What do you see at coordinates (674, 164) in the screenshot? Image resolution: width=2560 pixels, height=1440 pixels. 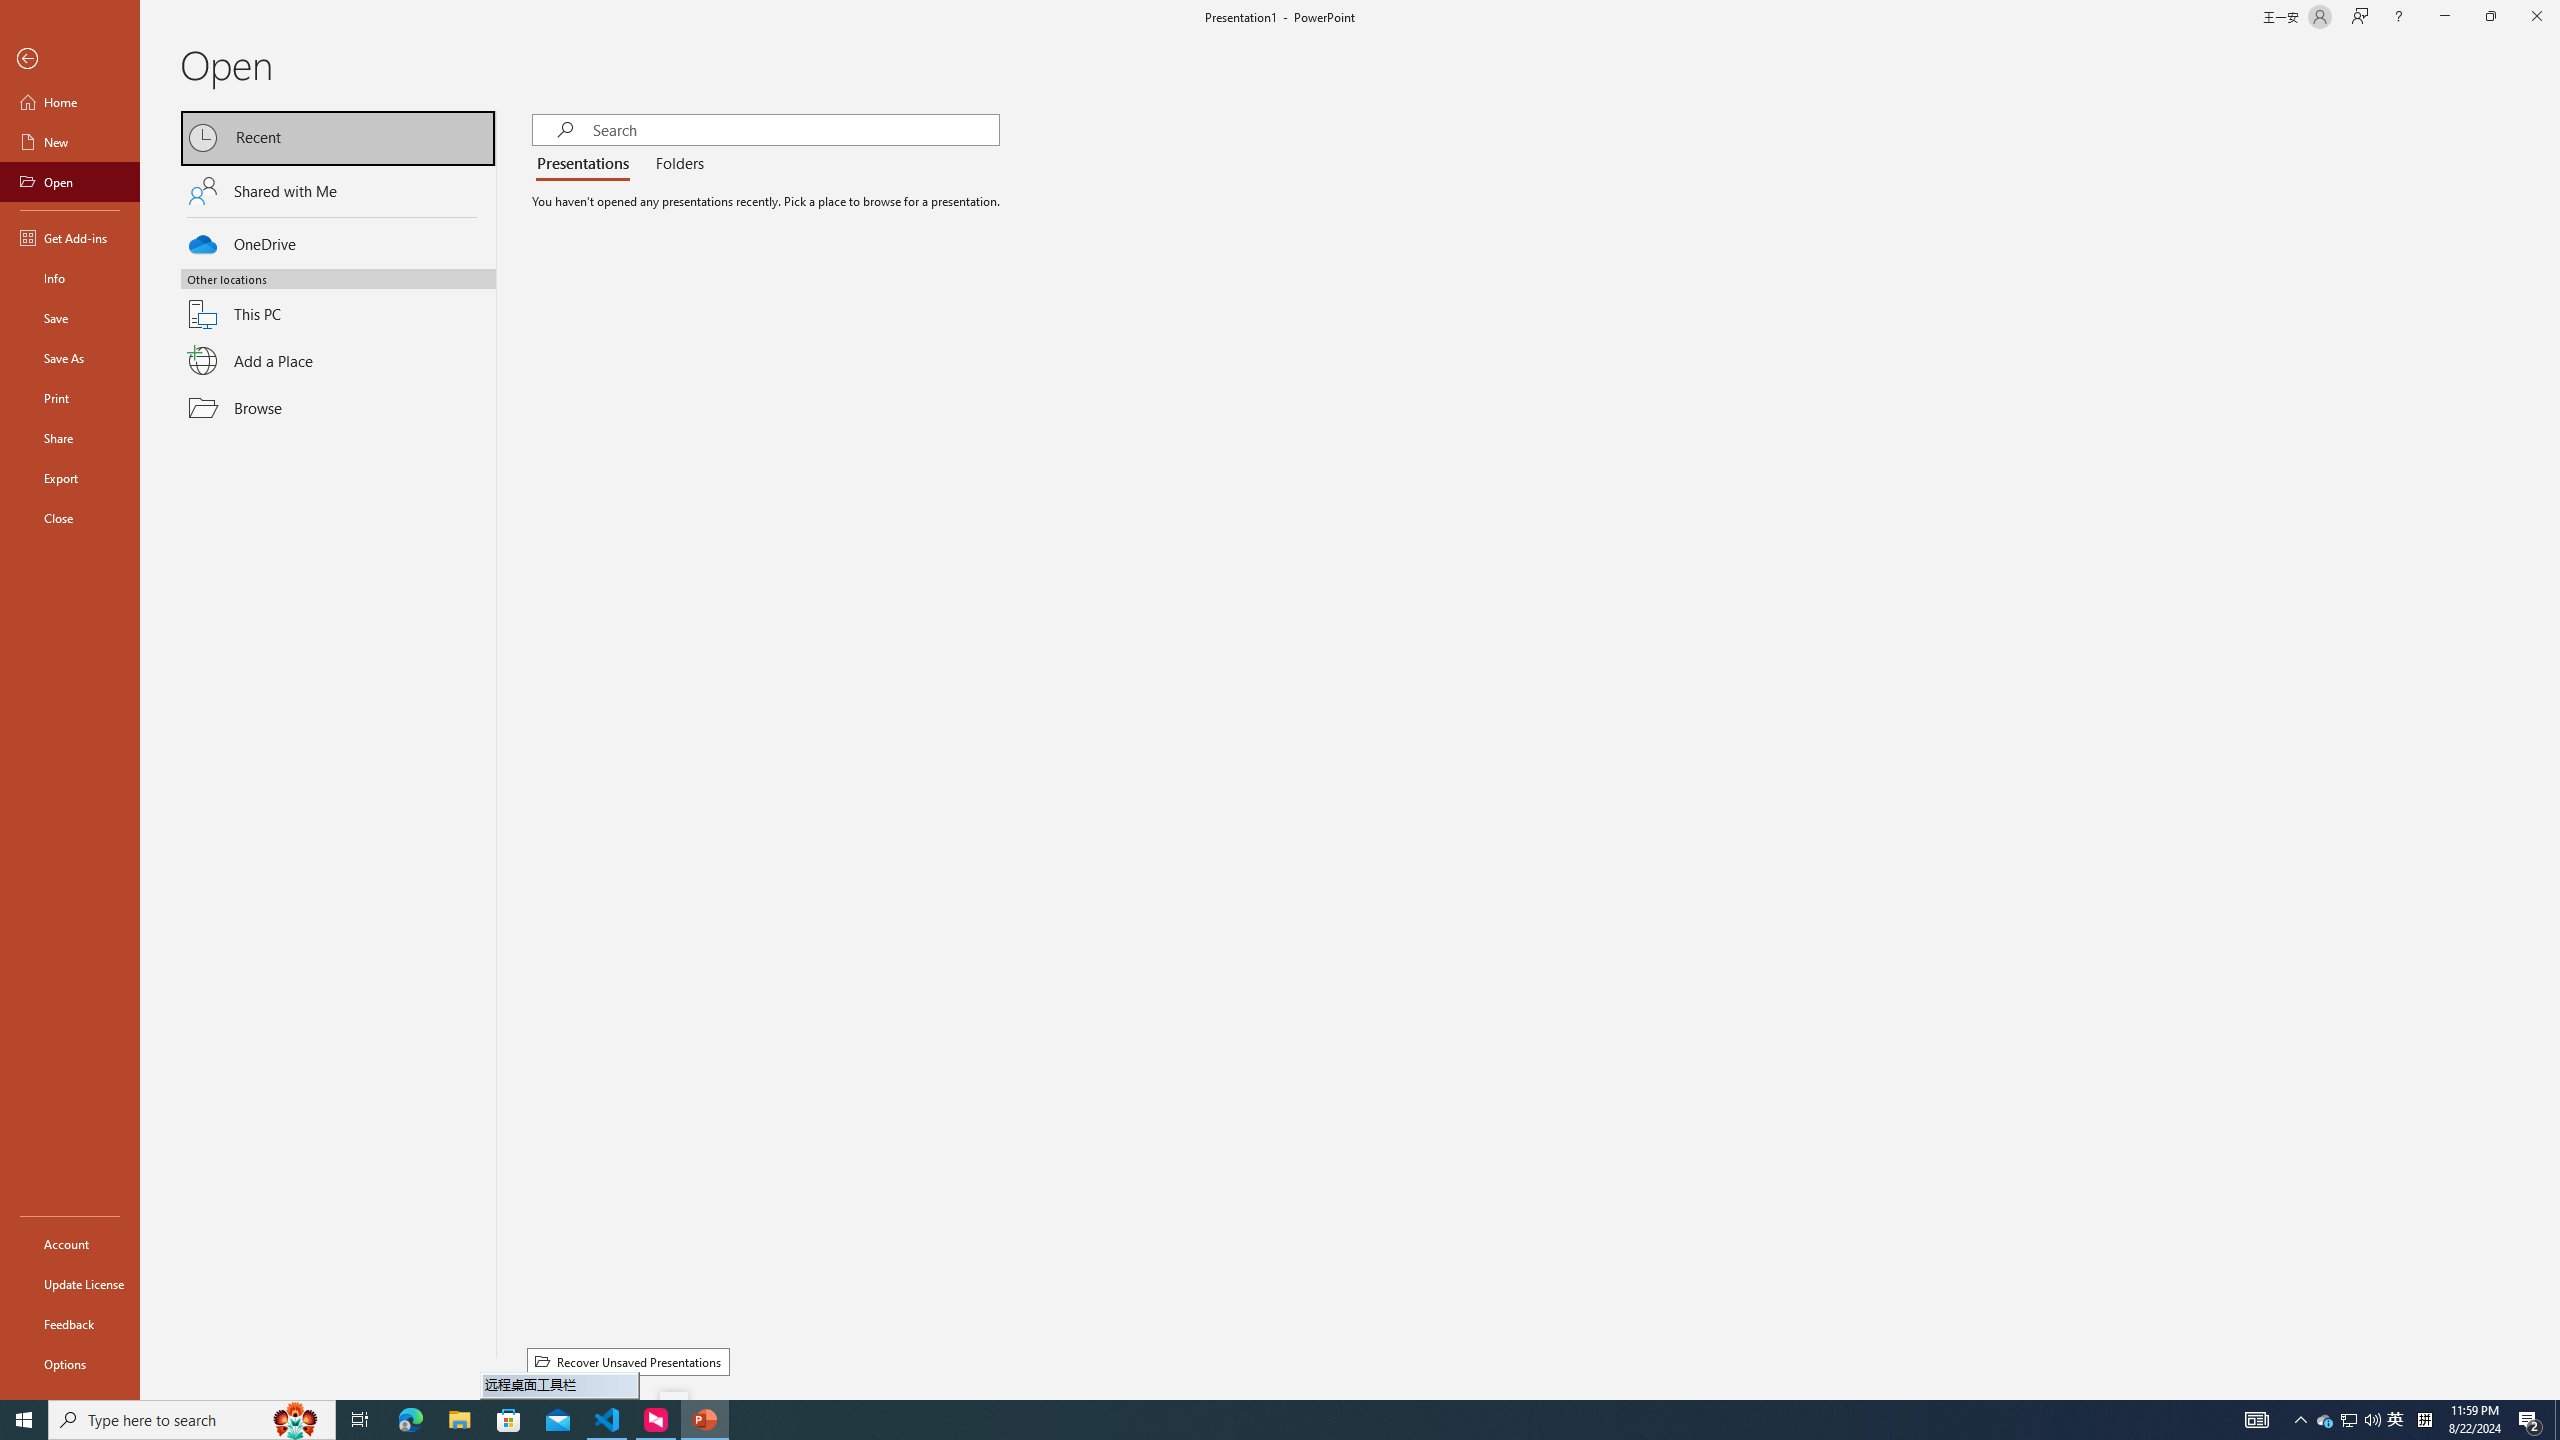 I see `'Folders'` at bounding box center [674, 164].